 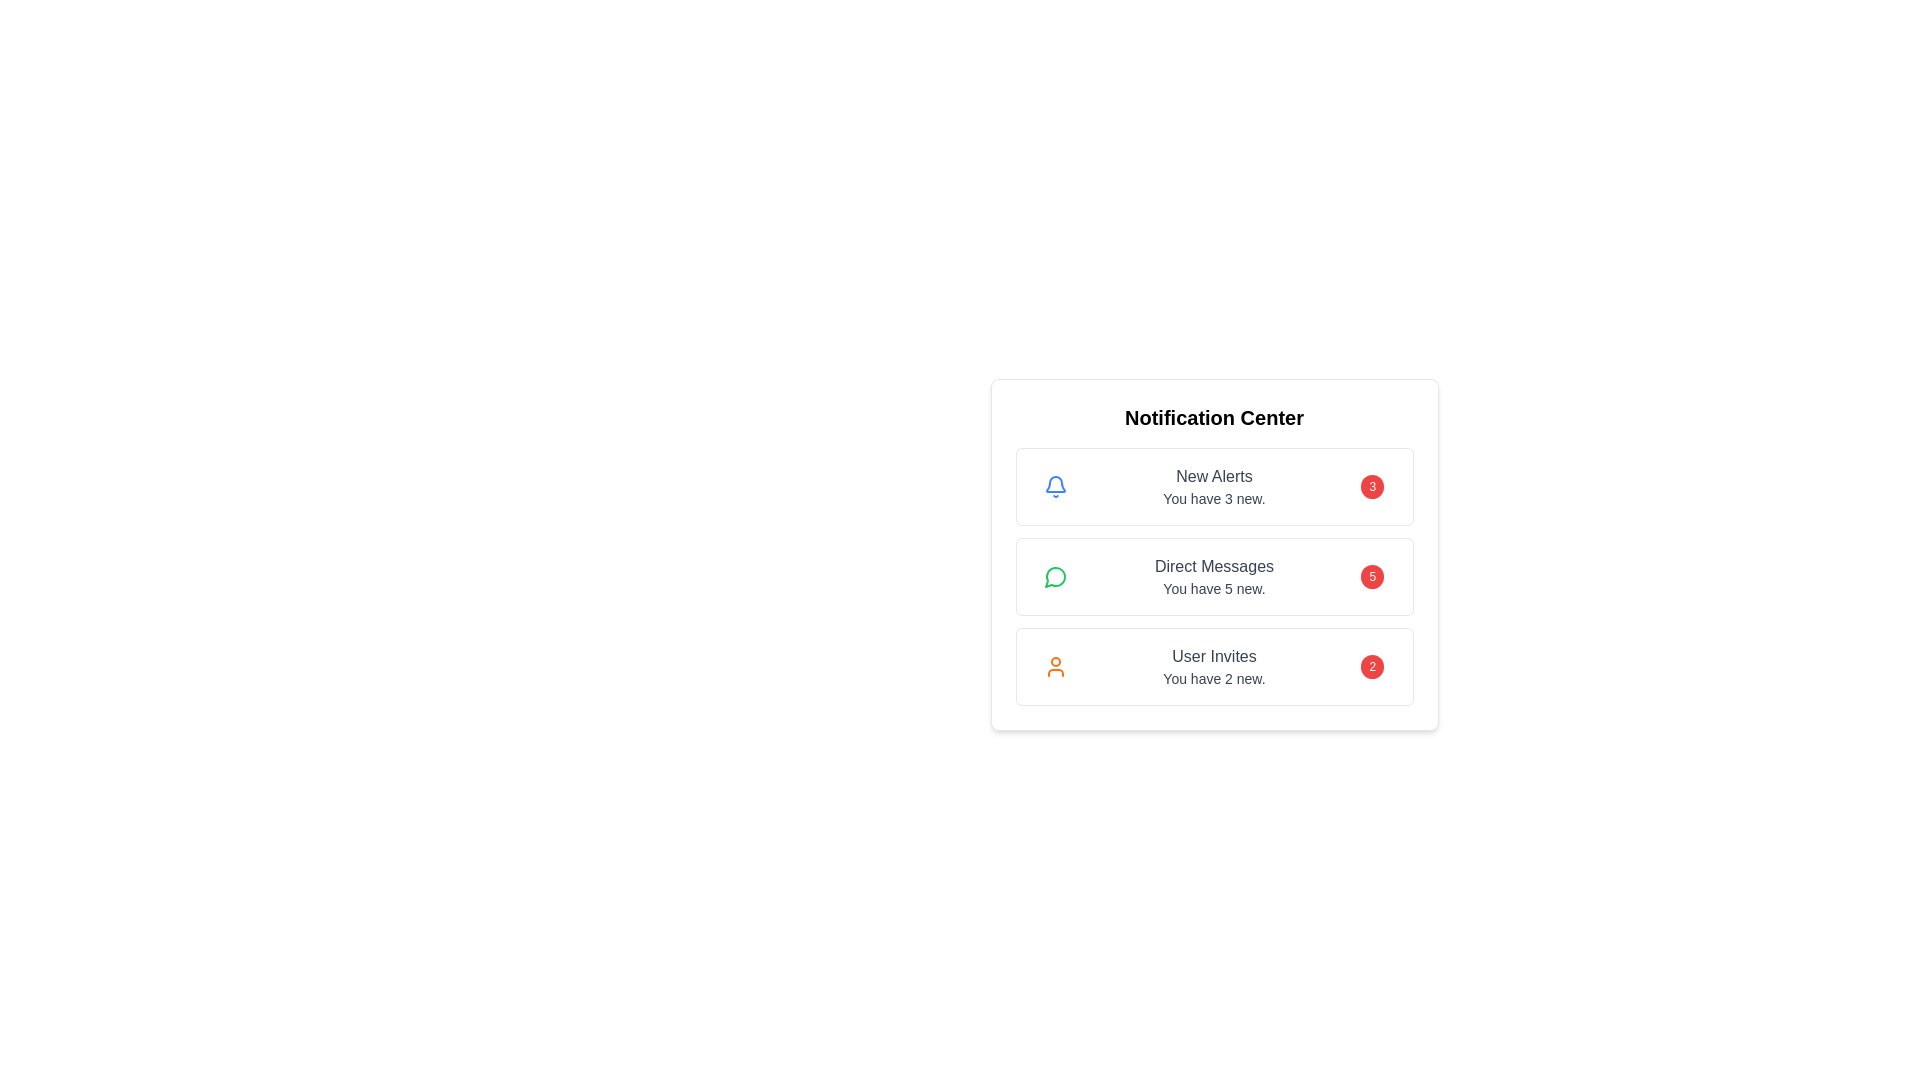 What do you see at coordinates (1213, 677) in the screenshot?
I see `static text label that says 'You have 2 new.' located below the 'User Invites' title text within the notification card` at bounding box center [1213, 677].